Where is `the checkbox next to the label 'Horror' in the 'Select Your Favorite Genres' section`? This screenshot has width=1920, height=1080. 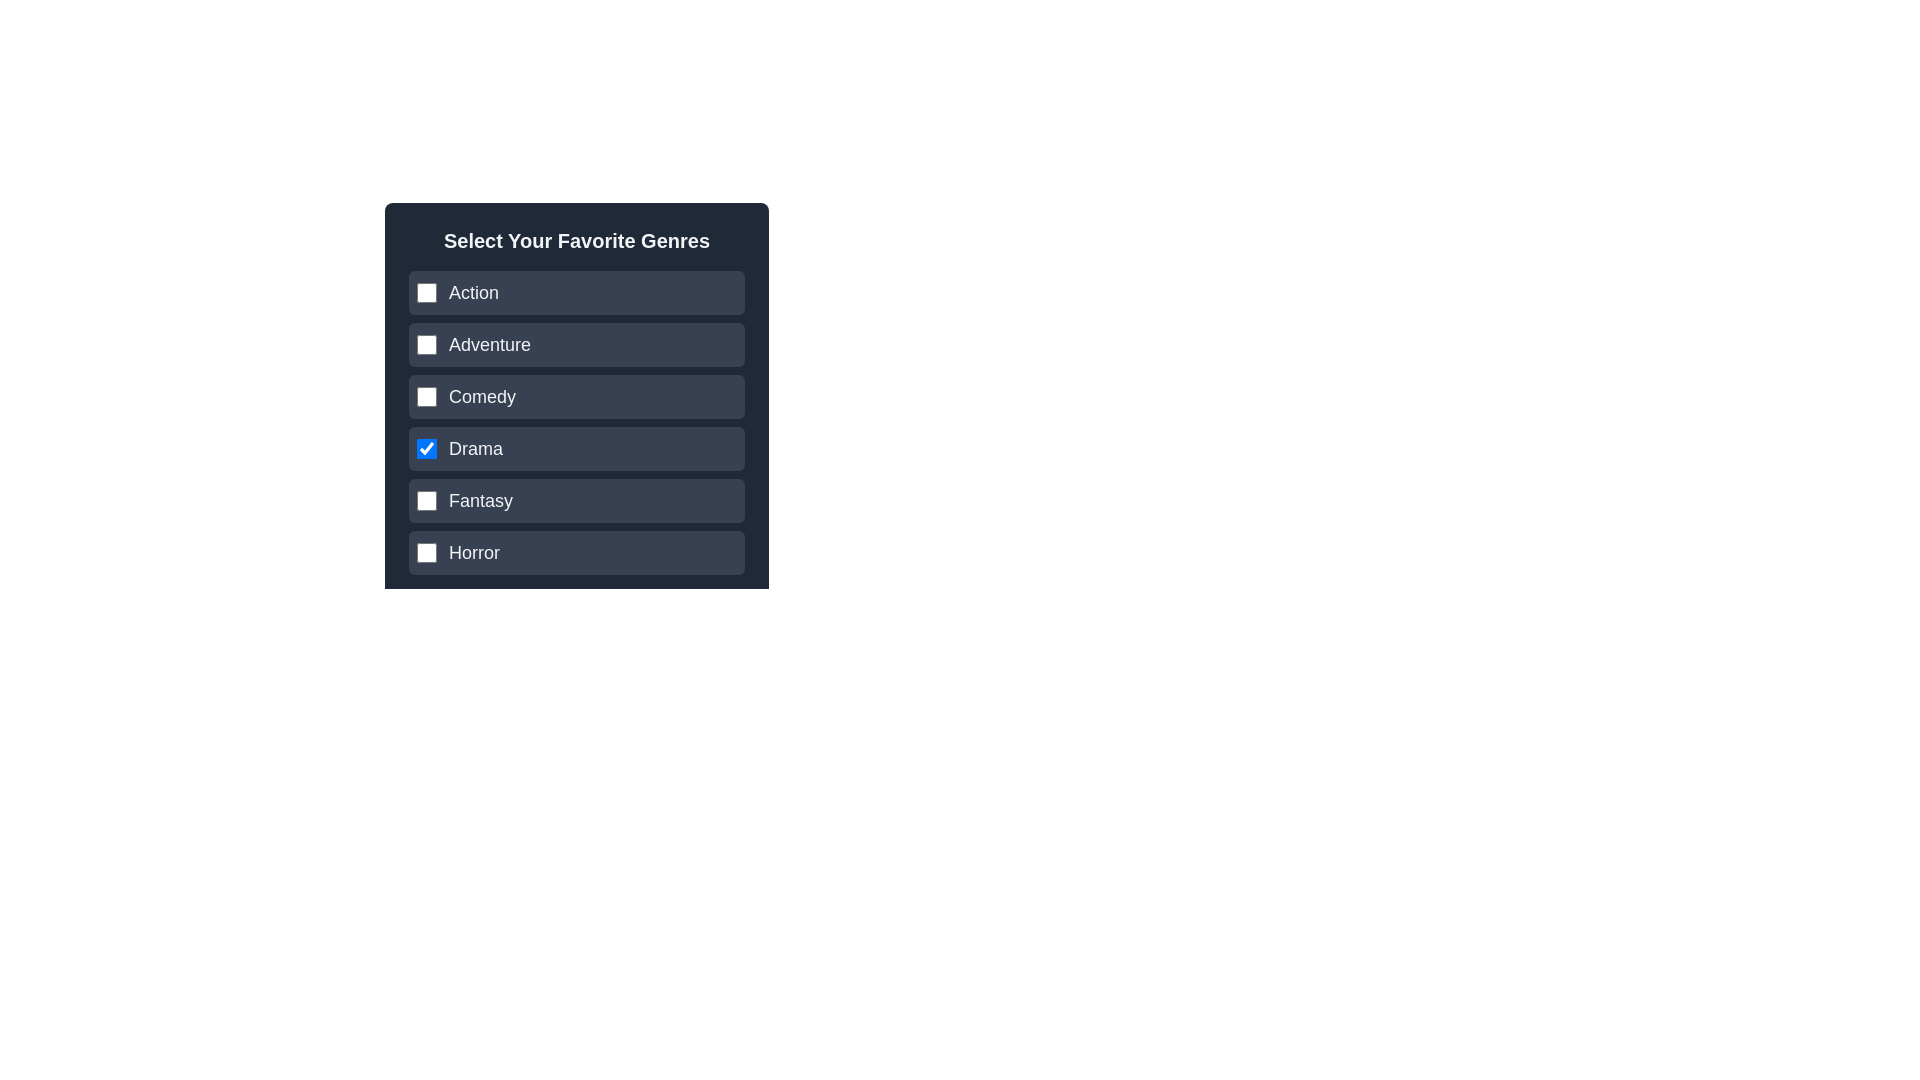 the checkbox next to the label 'Horror' in the 'Select Your Favorite Genres' section is located at coordinates (426, 552).